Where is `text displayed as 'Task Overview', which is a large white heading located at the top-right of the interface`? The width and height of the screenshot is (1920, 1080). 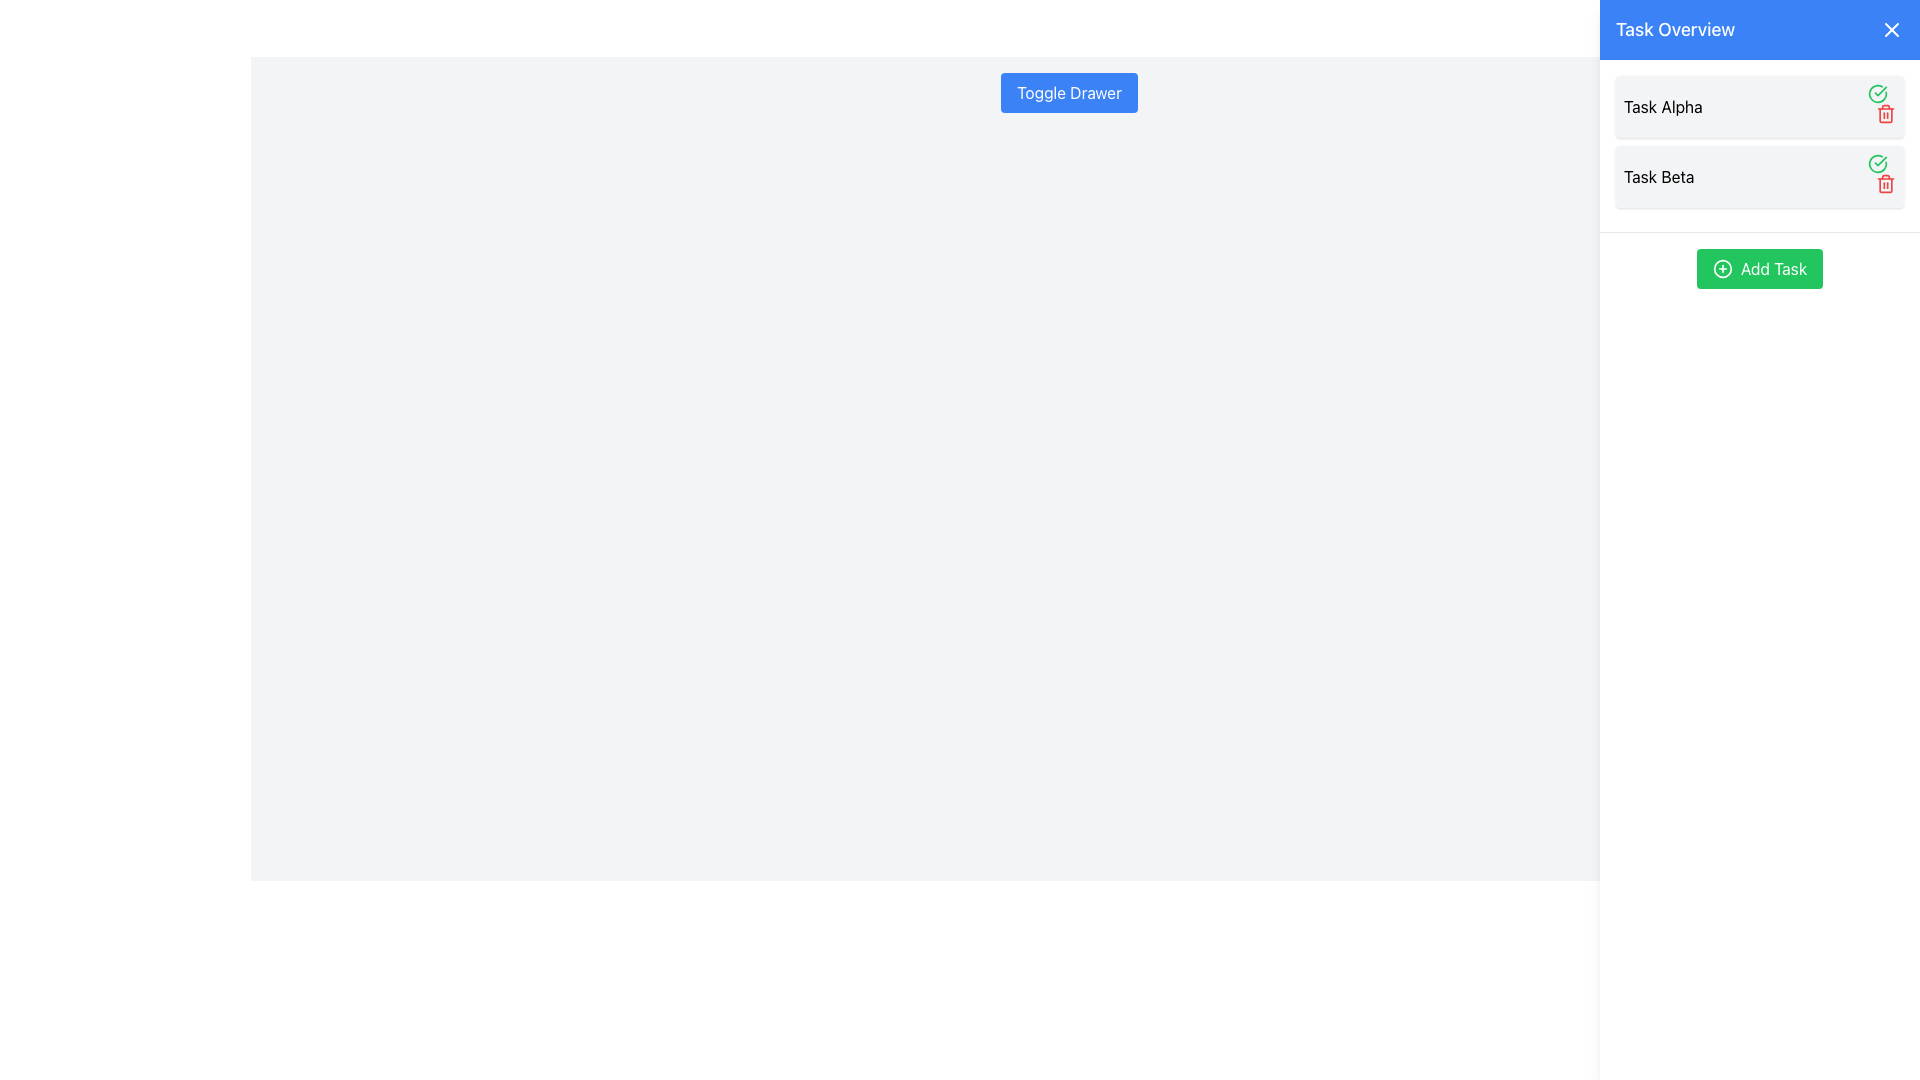 text displayed as 'Task Overview', which is a large white heading located at the top-right of the interface is located at coordinates (1675, 30).